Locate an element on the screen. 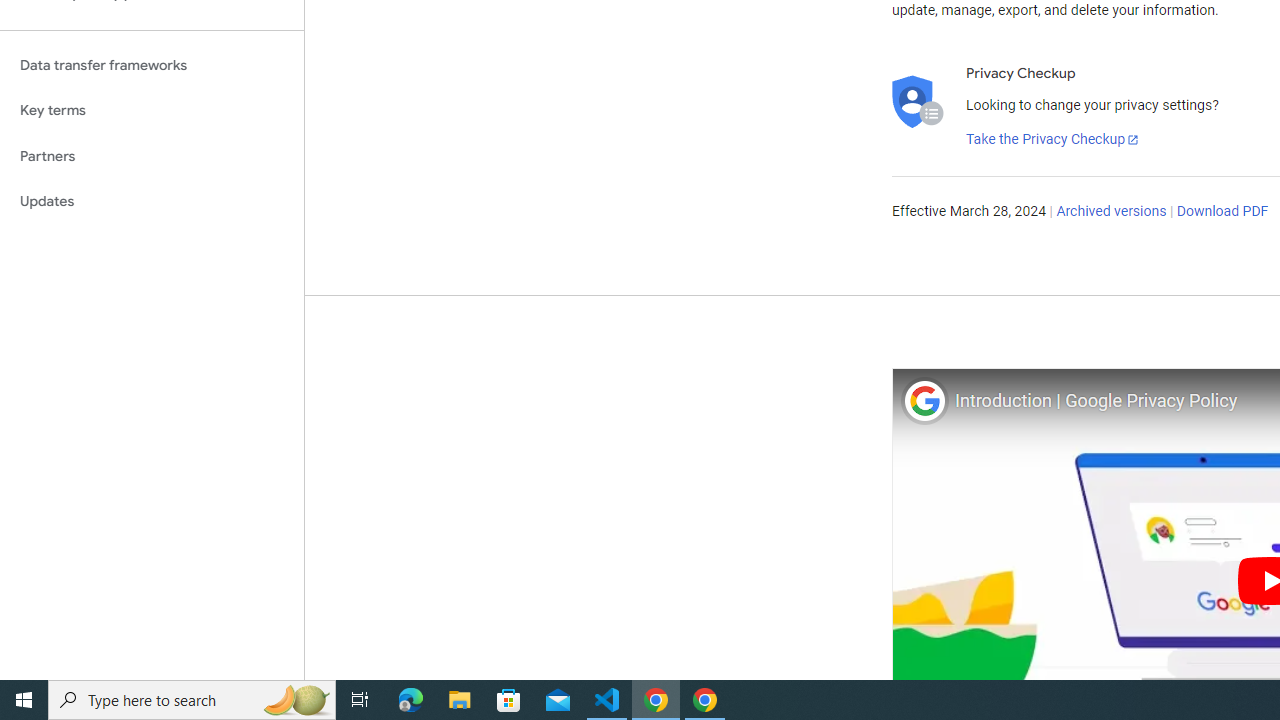 The image size is (1280, 720). 'Key terms' is located at coordinates (151, 110).